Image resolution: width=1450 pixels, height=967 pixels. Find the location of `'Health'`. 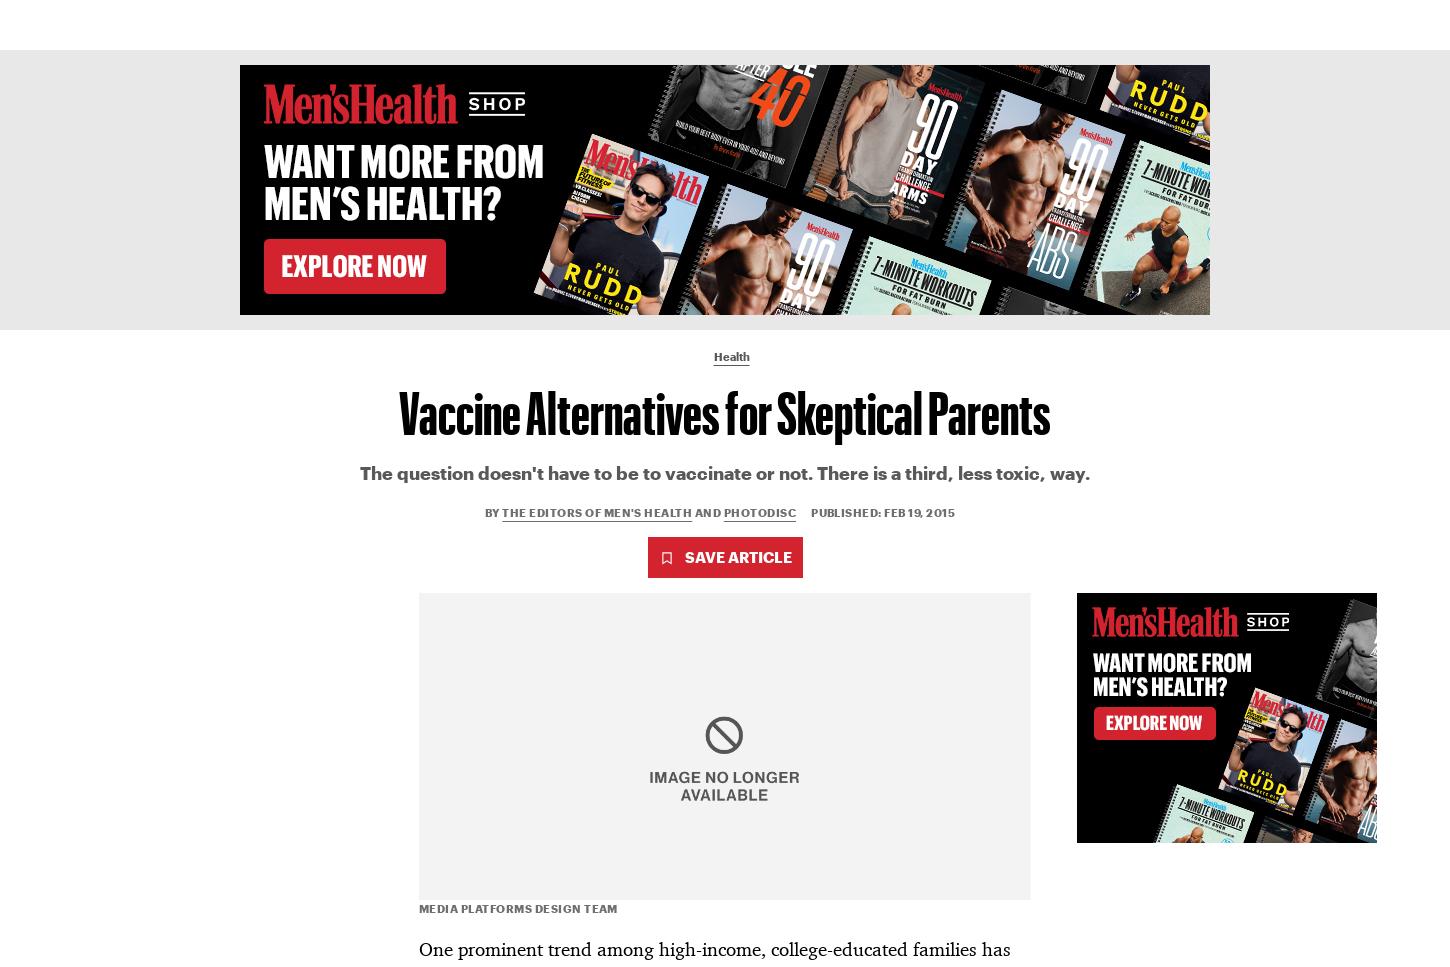

'Health' is located at coordinates (330, 23).